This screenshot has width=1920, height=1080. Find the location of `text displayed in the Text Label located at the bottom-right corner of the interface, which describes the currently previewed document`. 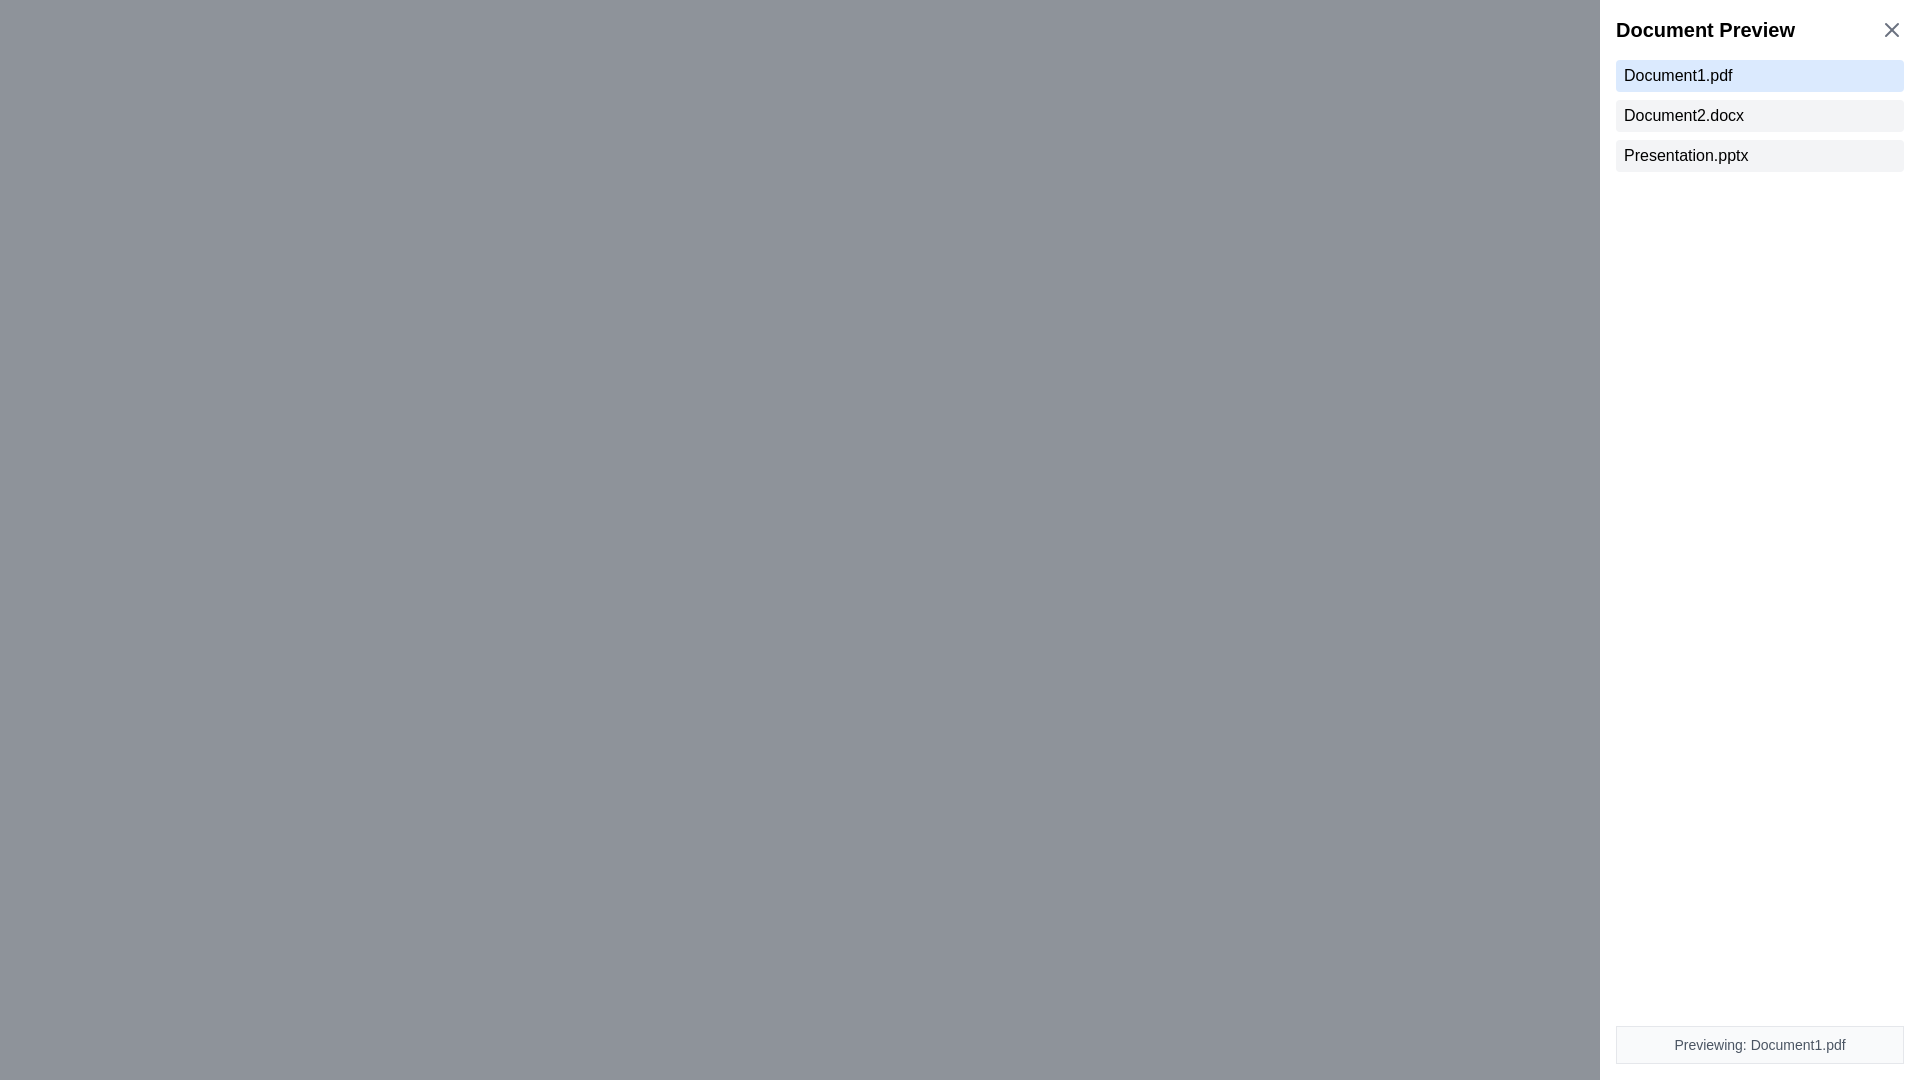

text displayed in the Text Label located at the bottom-right corner of the interface, which describes the currently previewed document is located at coordinates (1760, 1044).